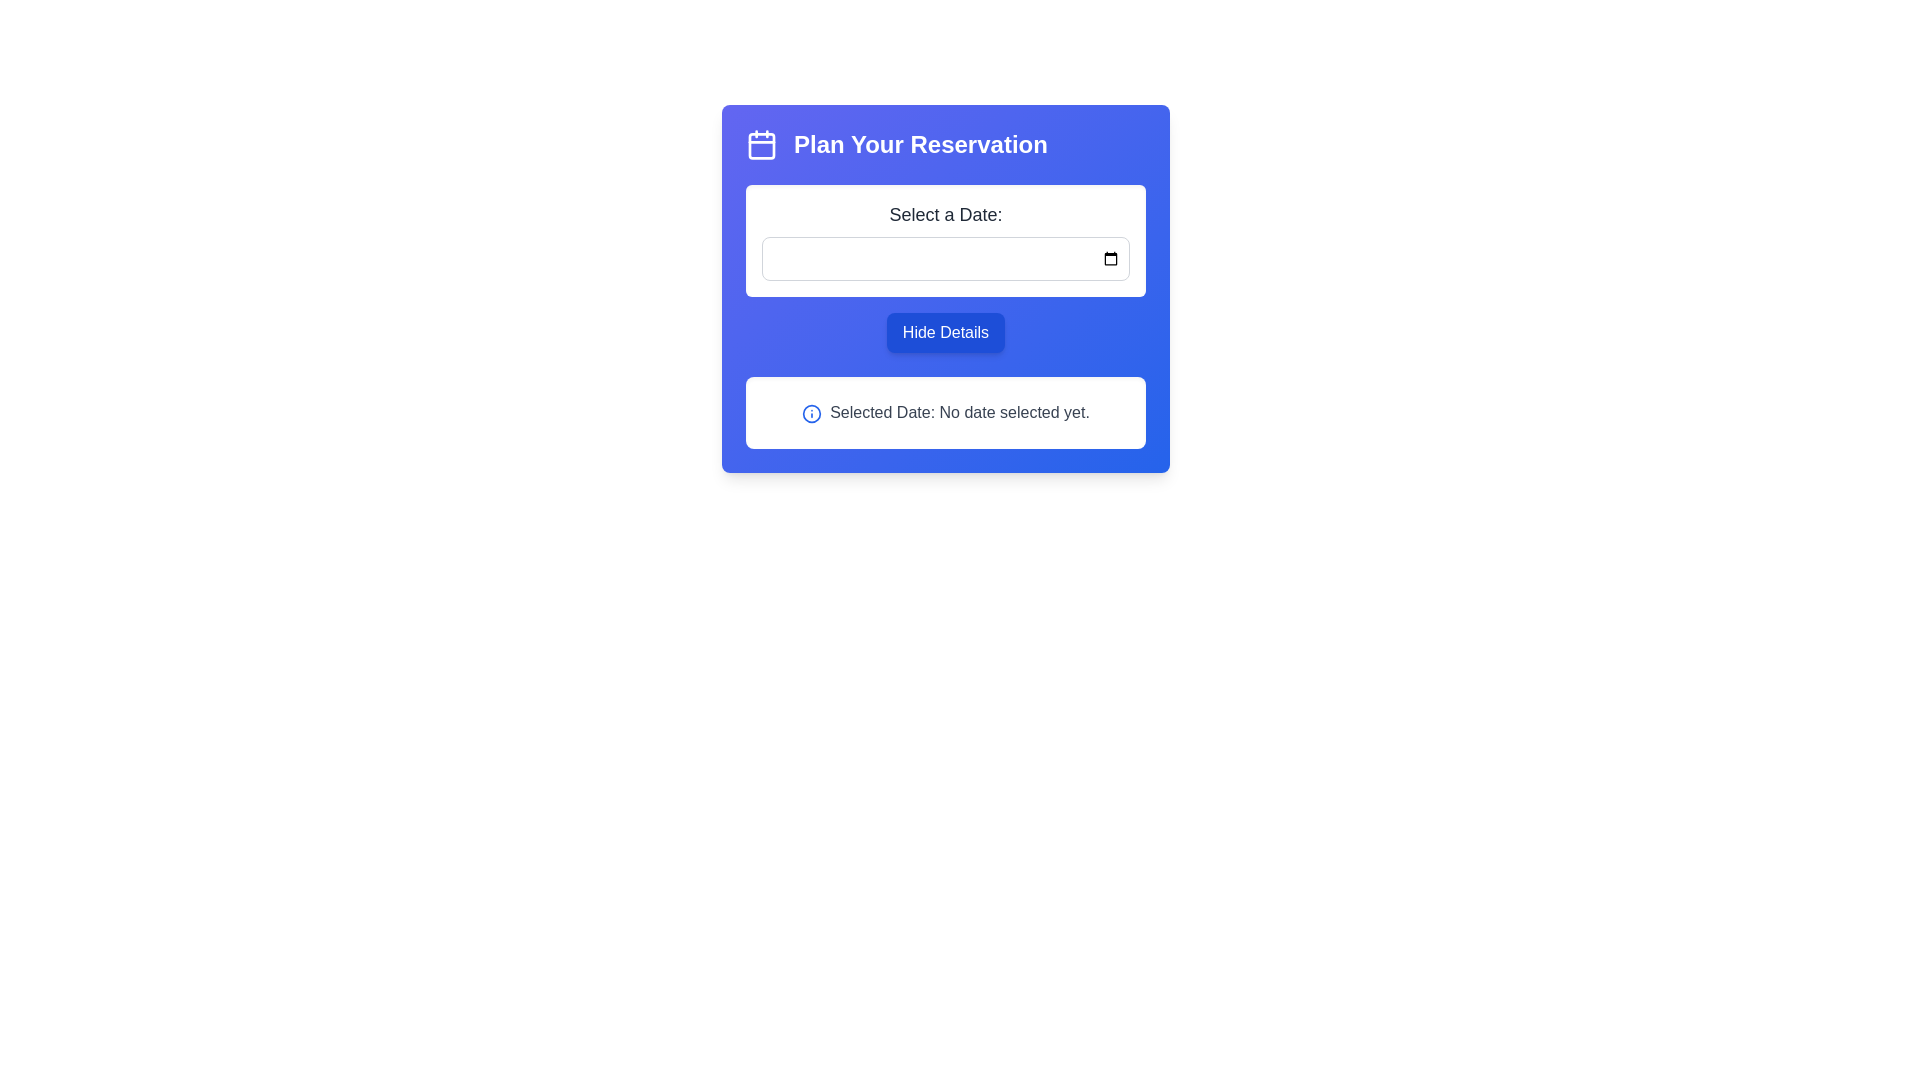  Describe the element at coordinates (761, 144) in the screenshot. I see `the calendar icon SVG graphic, which is located to the left of the text 'Plan Your Reservation'` at that location.